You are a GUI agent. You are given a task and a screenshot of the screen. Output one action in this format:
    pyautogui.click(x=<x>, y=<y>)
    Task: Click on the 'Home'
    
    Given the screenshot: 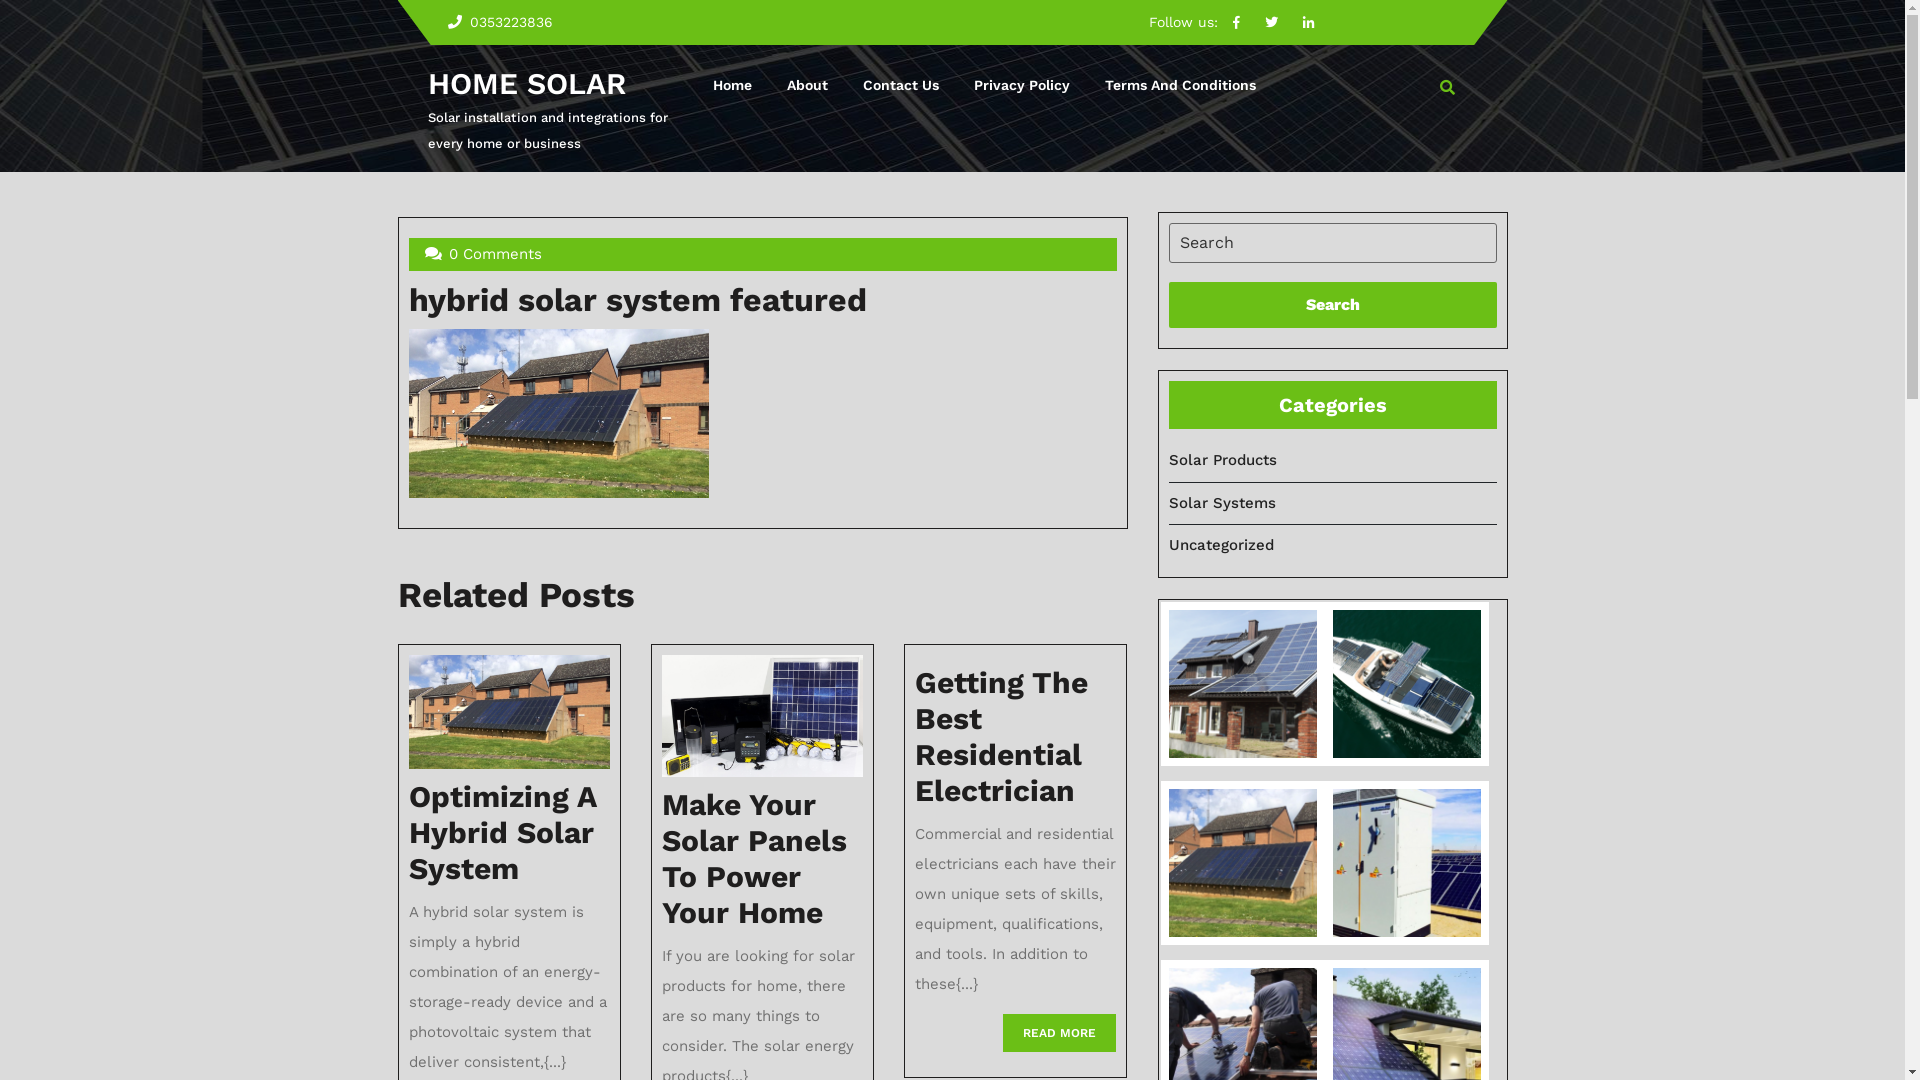 What is the action you would take?
    pyautogui.click(x=731, y=84)
    